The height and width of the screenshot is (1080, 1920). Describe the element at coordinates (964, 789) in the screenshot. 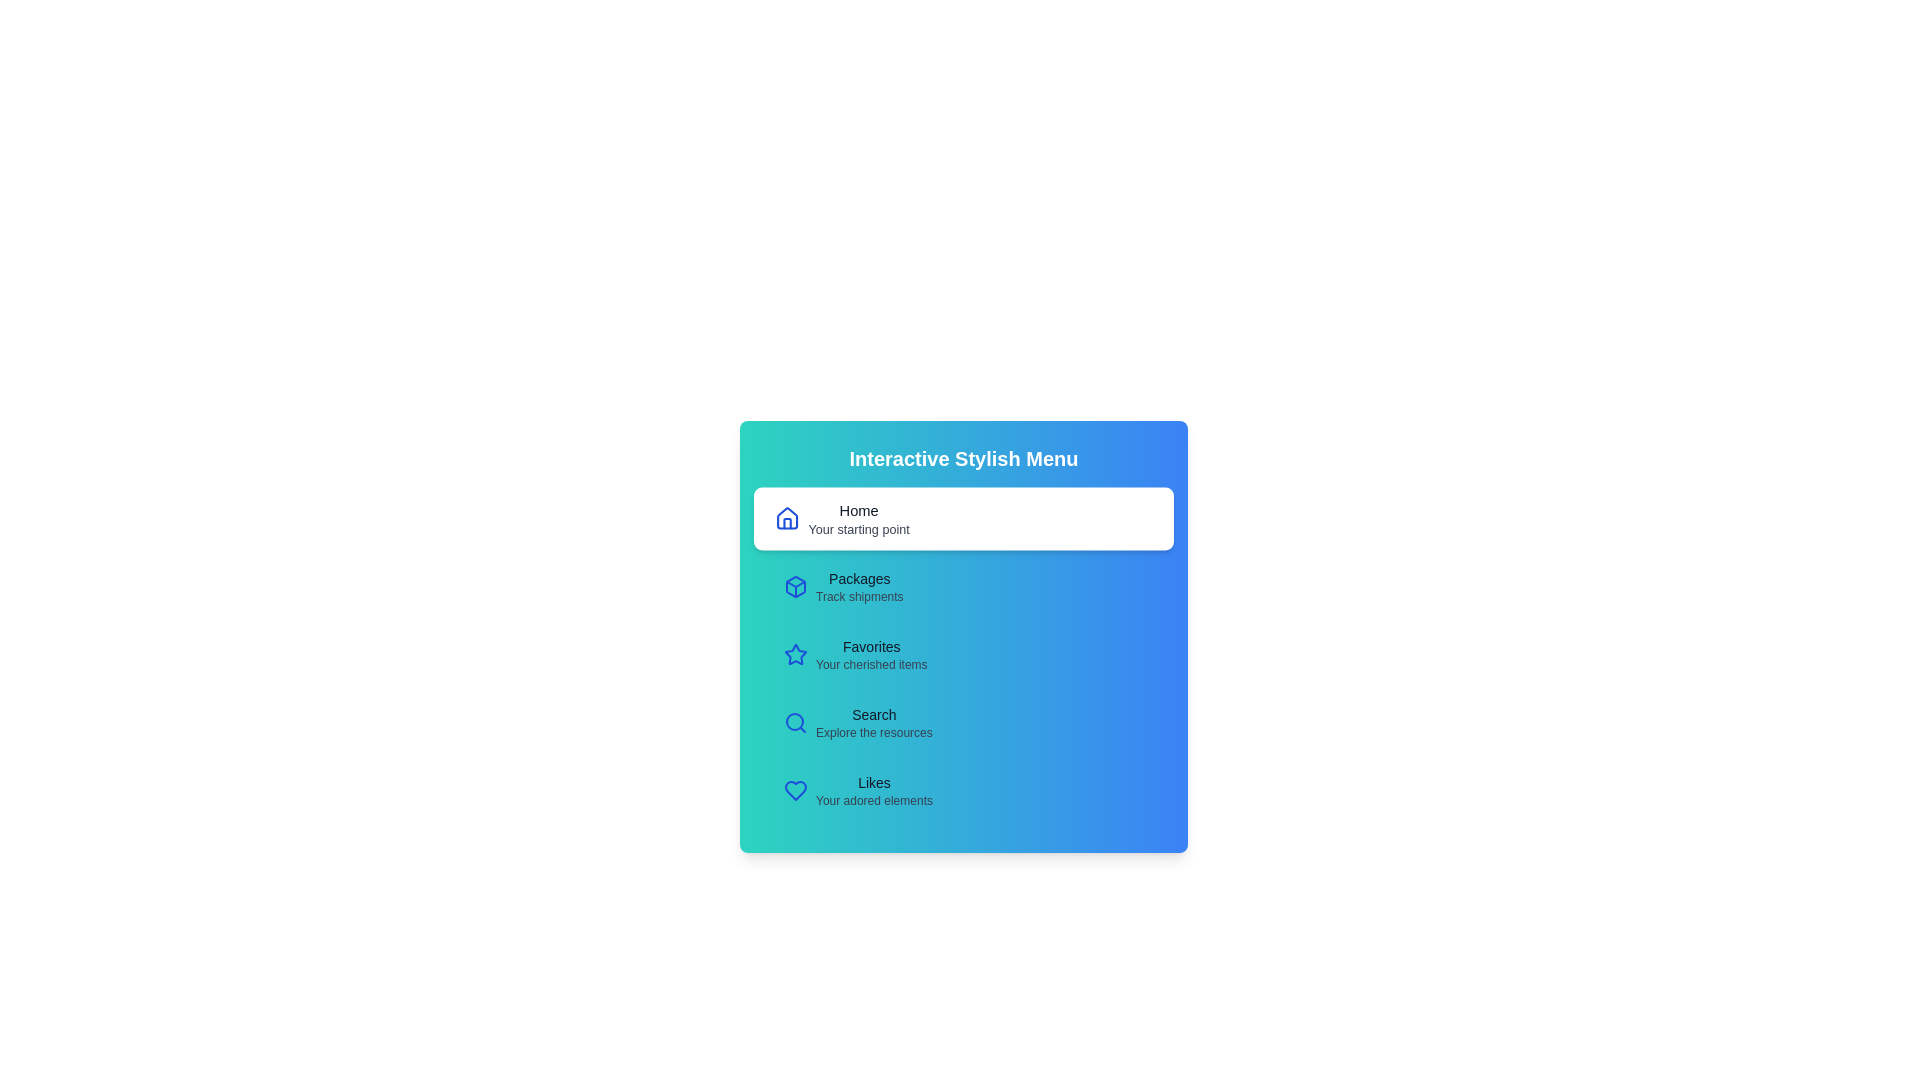

I see `the menu item corresponding to Likes` at that location.